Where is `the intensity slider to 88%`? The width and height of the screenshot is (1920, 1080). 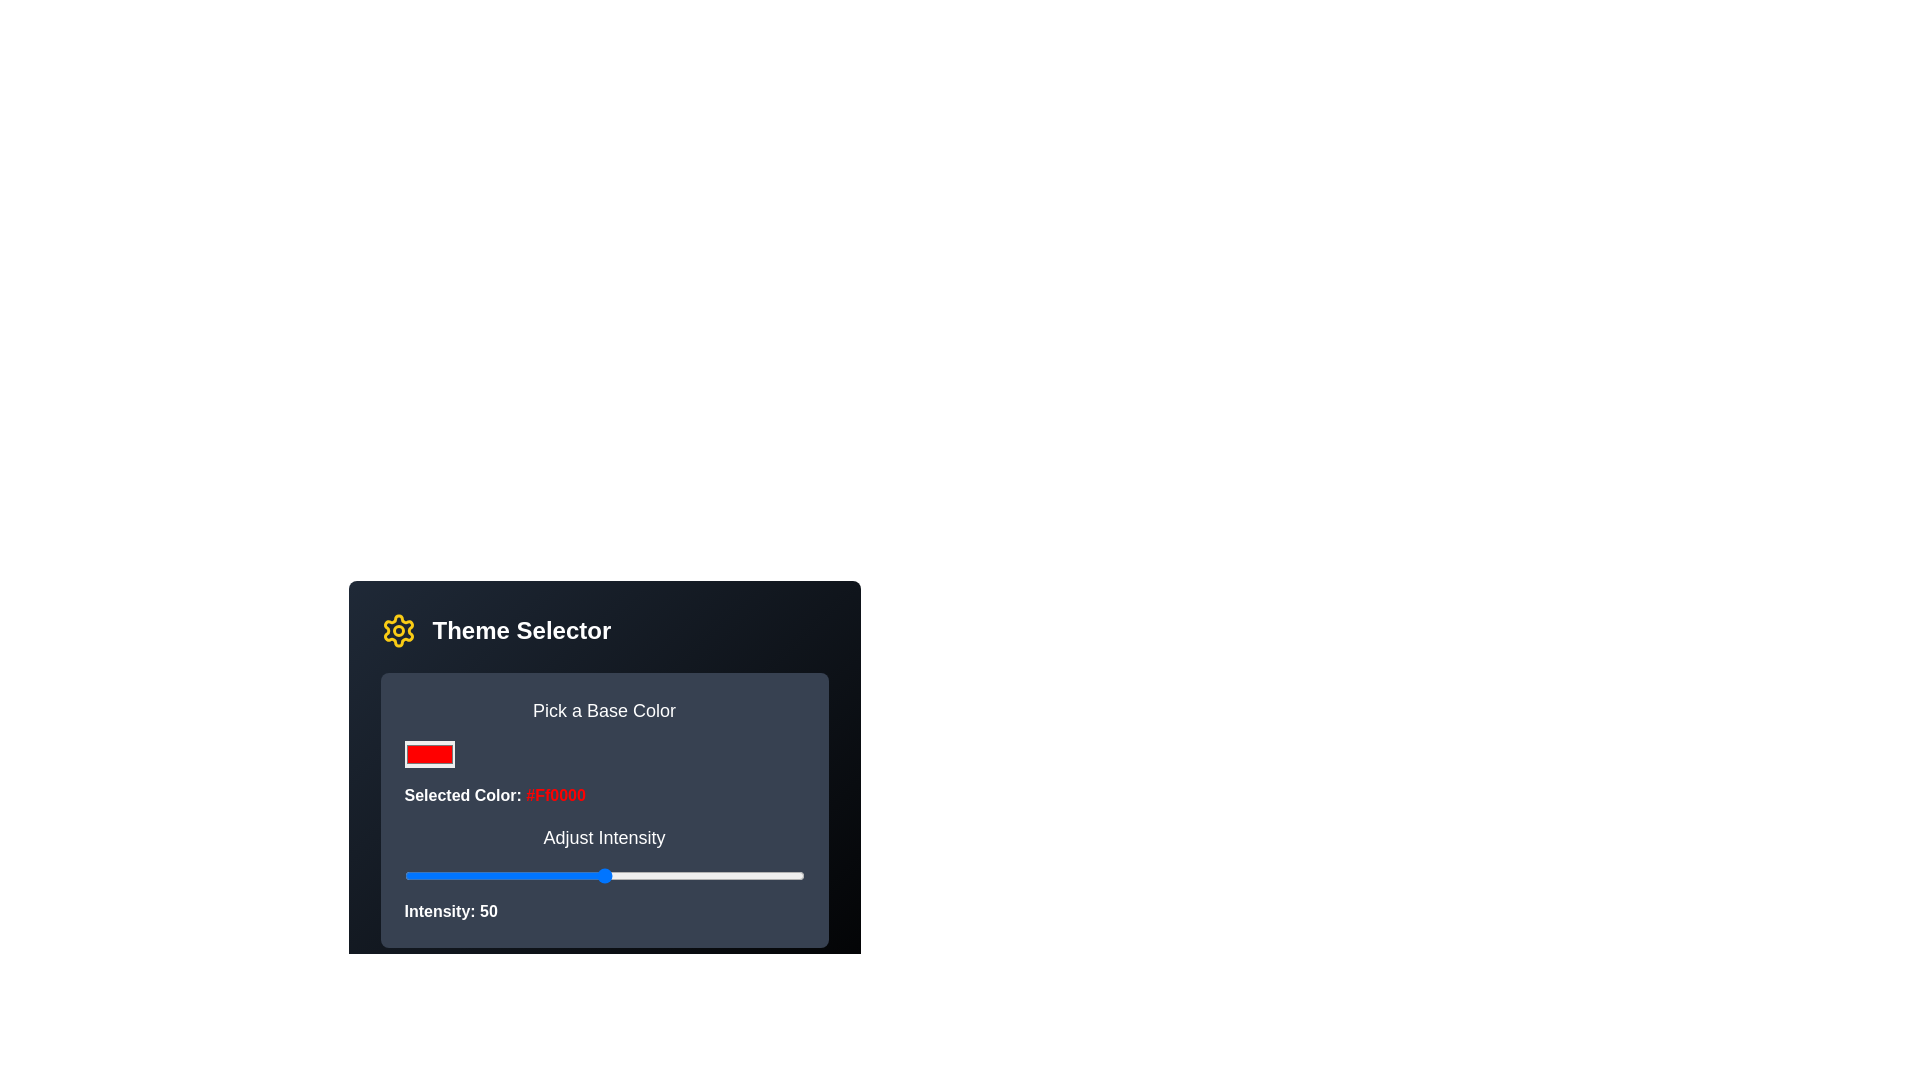
the intensity slider to 88% is located at coordinates (755, 874).